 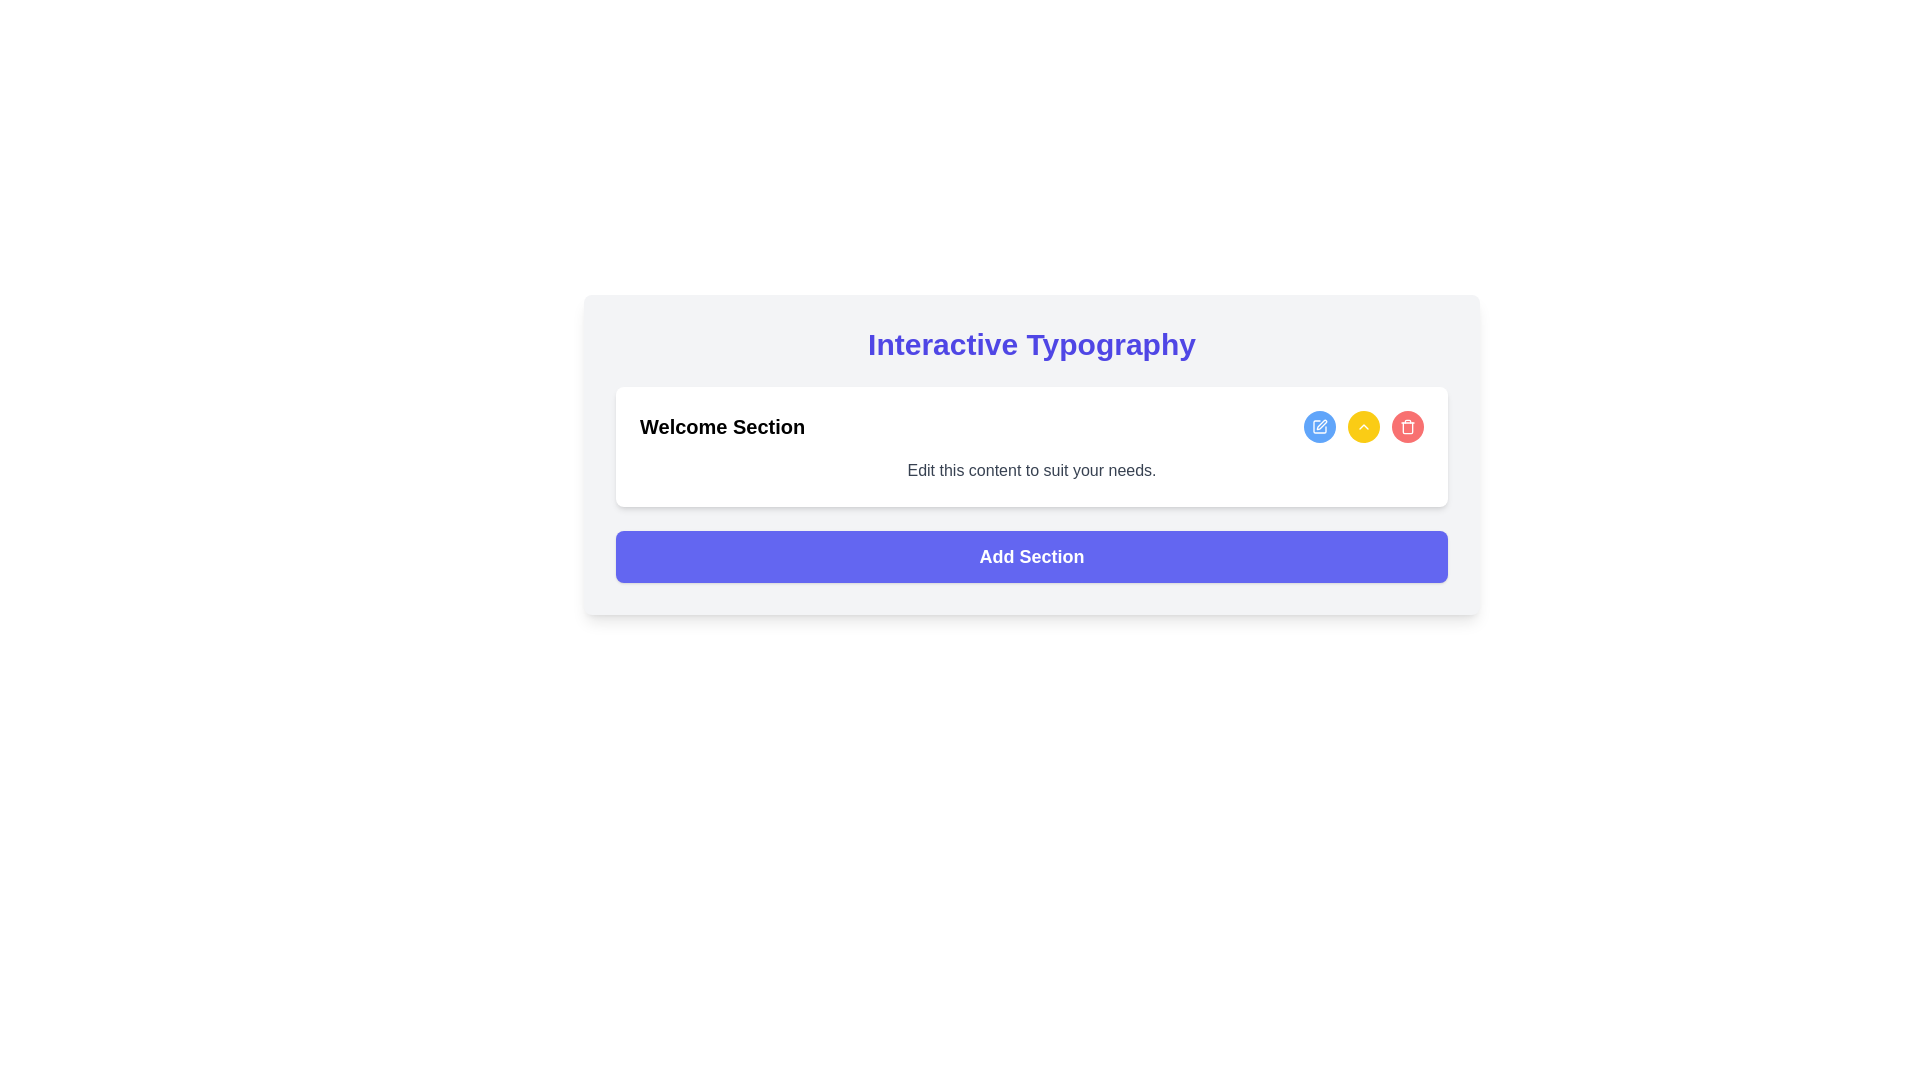 What do you see at coordinates (1362, 426) in the screenshot?
I see `the circular yellow button with white text and an upward-pointing chevron icon` at bounding box center [1362, 426].